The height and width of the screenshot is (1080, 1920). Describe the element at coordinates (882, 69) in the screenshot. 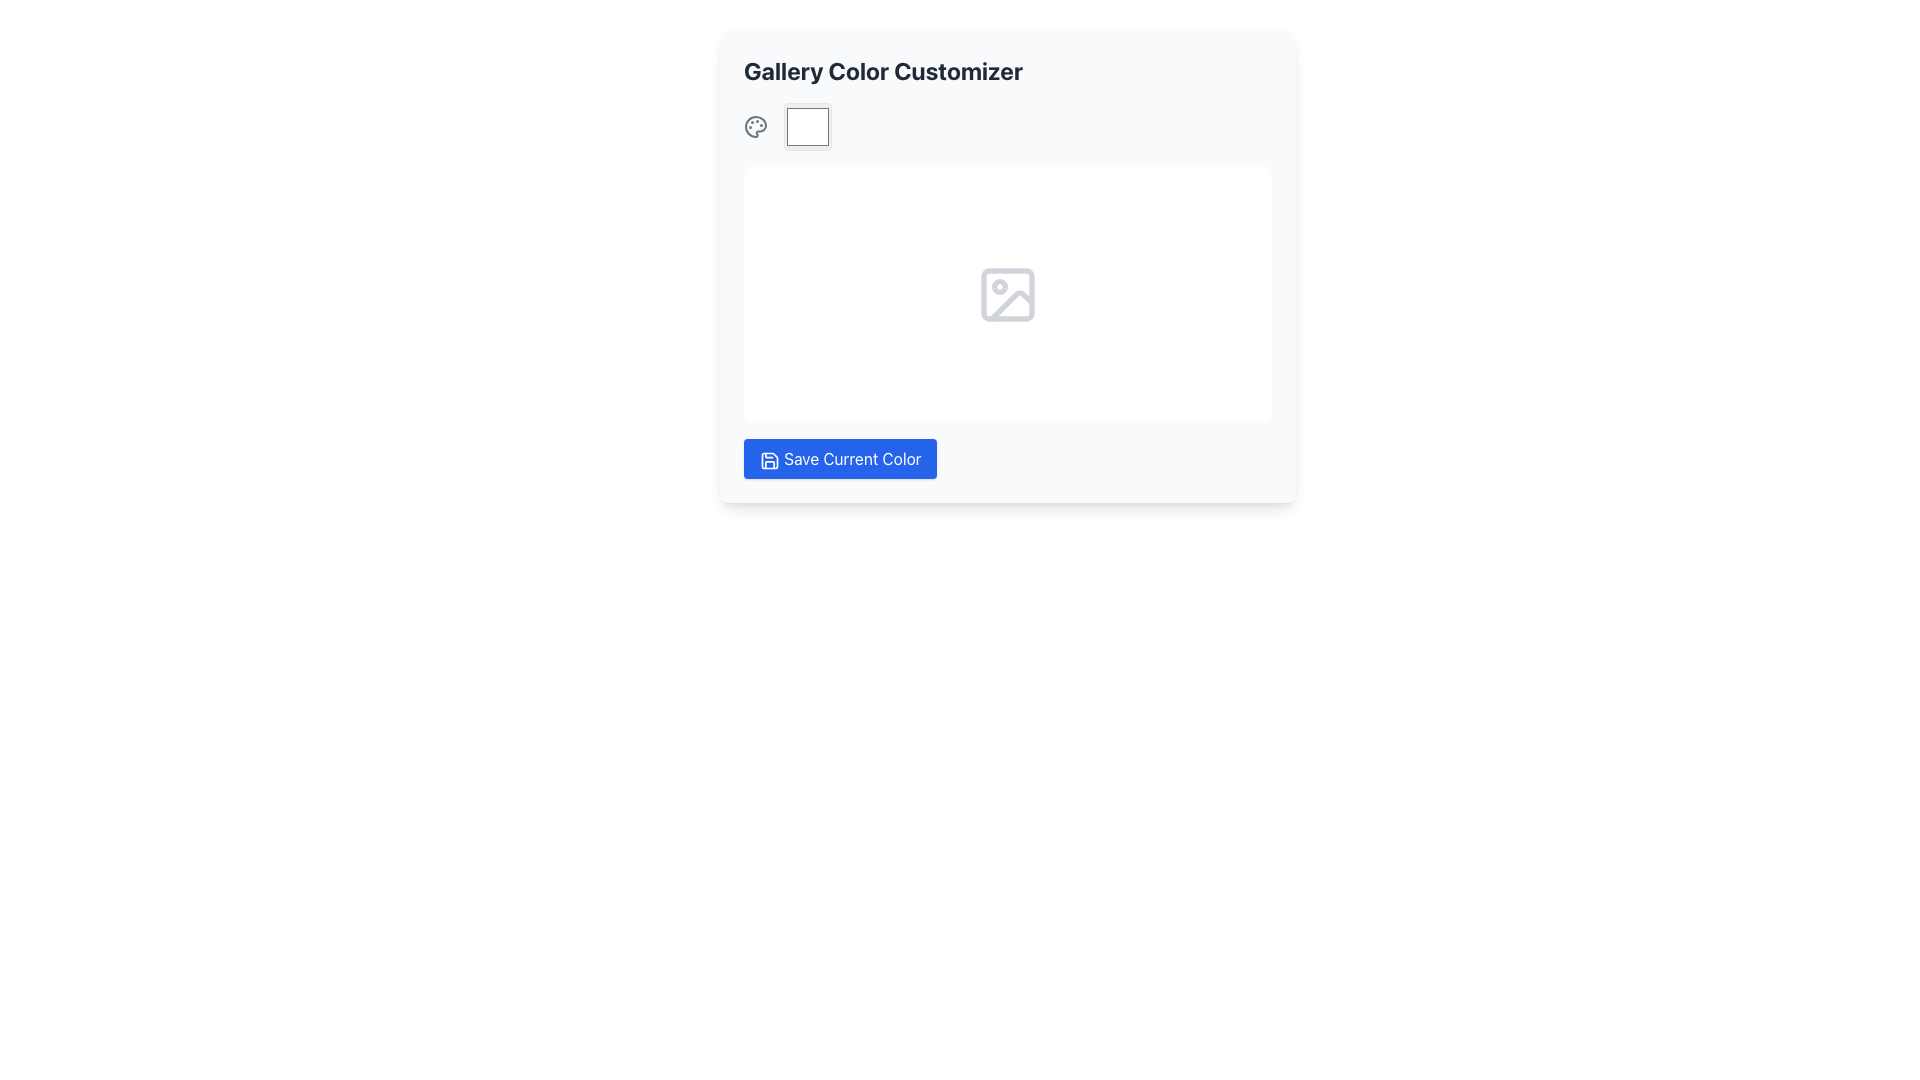

I see `text 'Gallery Color Customizer', which is displayed prominently in bold and large font at the top of the panel, centrally aligned` at that location.